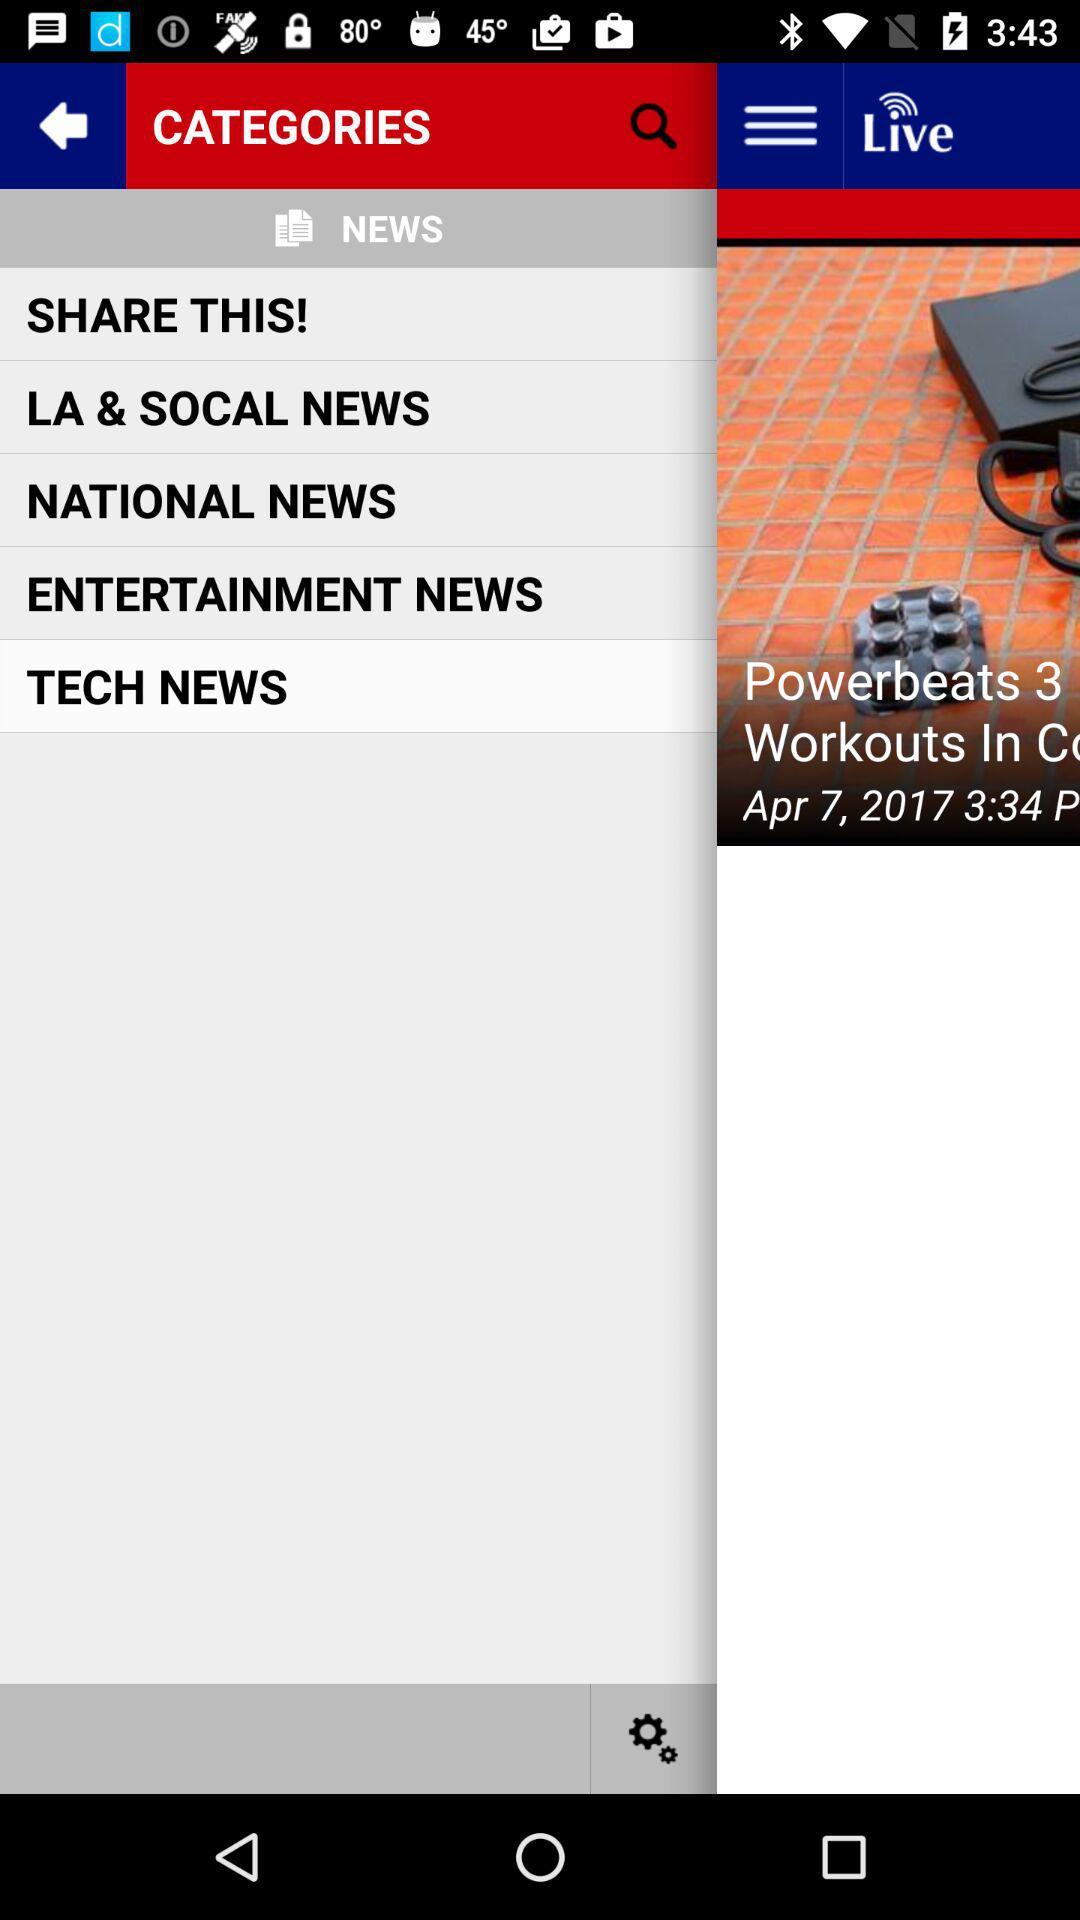  What do you see at coordinates (420, 124) in the screenshot?
I see `categories` at bounding box center [420, 124].